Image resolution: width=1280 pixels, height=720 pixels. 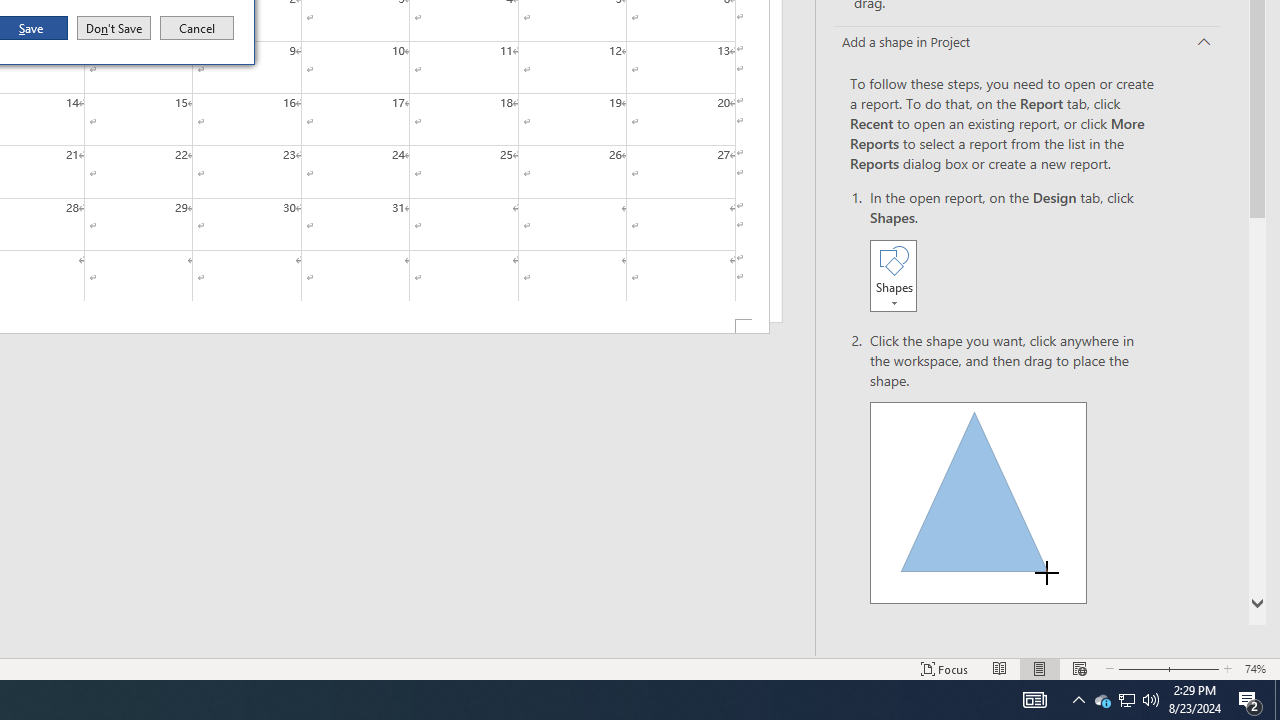 I want to click on 'AutomationID: 4105', so click(x=1034, y=698).